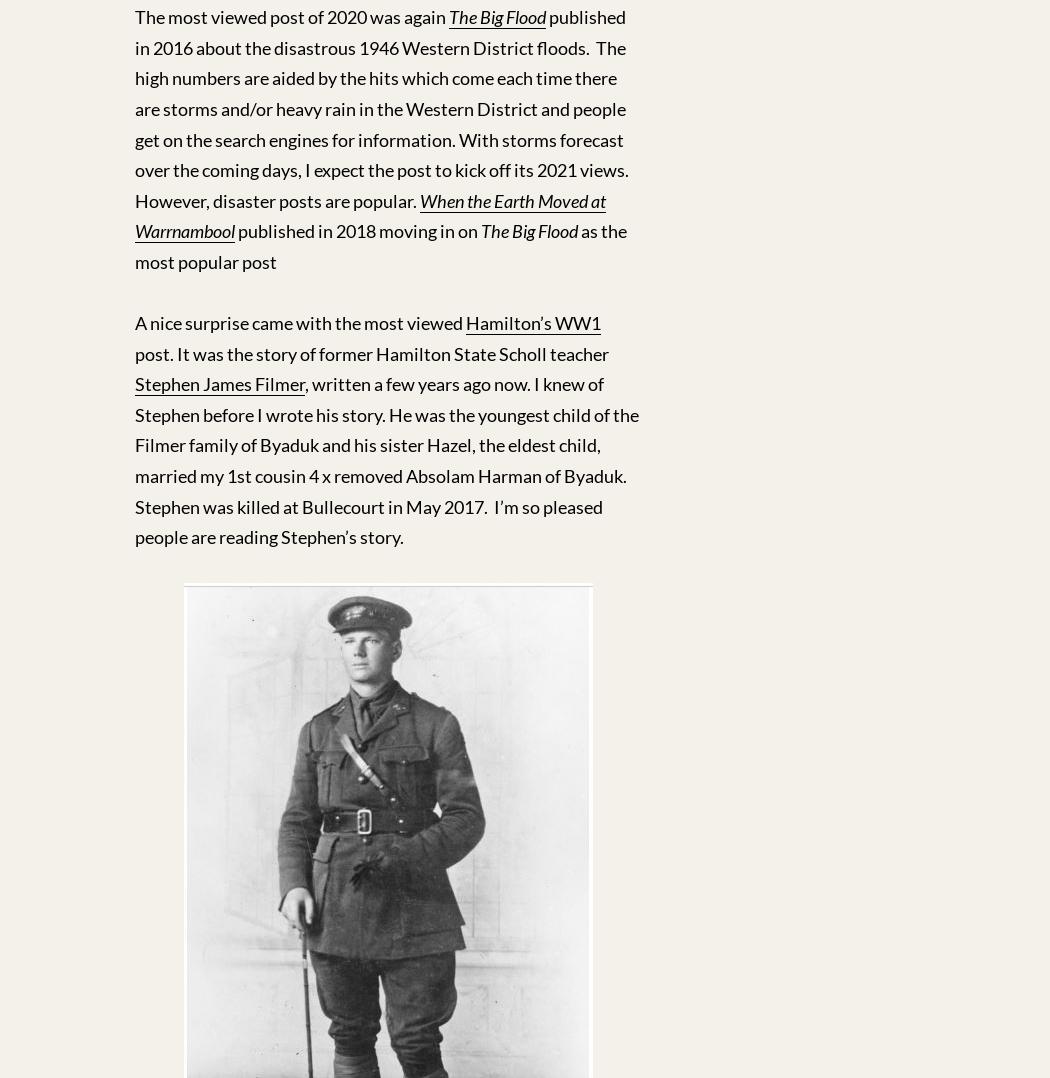 The height and width of the screenshot is (1078, 1050). I want to click on 'A nice surprise came with the most viewed', so click(300, 321).